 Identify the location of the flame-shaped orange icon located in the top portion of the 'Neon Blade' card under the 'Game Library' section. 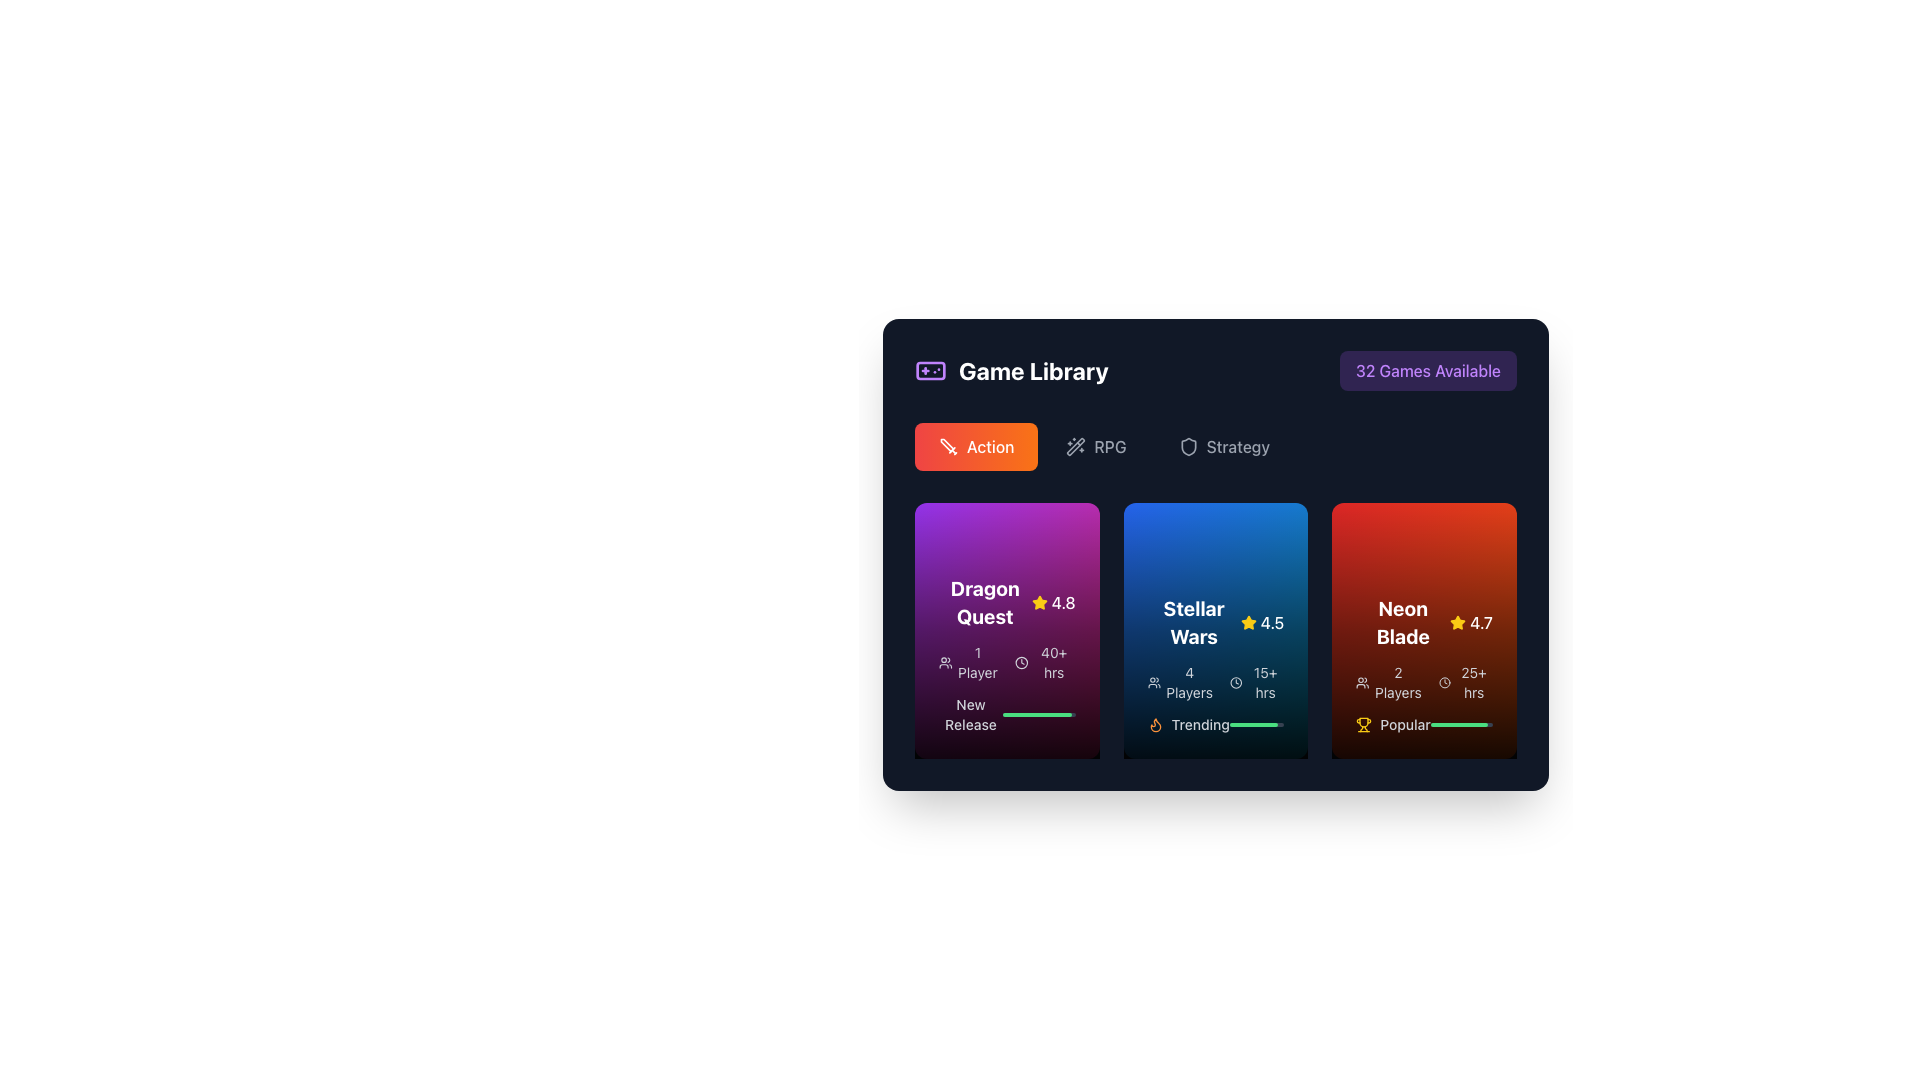
(1155, 725).